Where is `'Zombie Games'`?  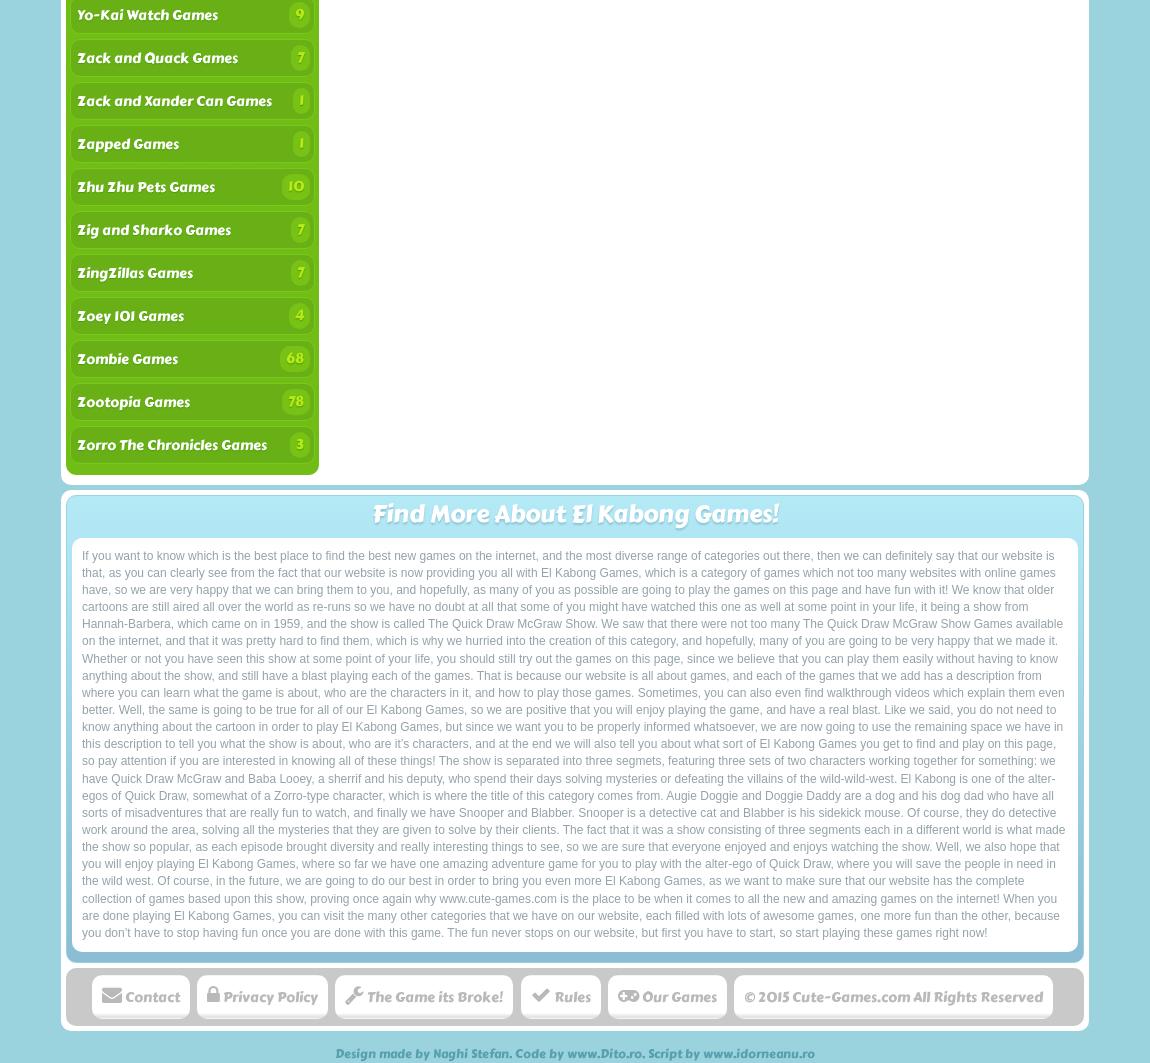
'Zombie Games' is located at coordinates (126, 359).